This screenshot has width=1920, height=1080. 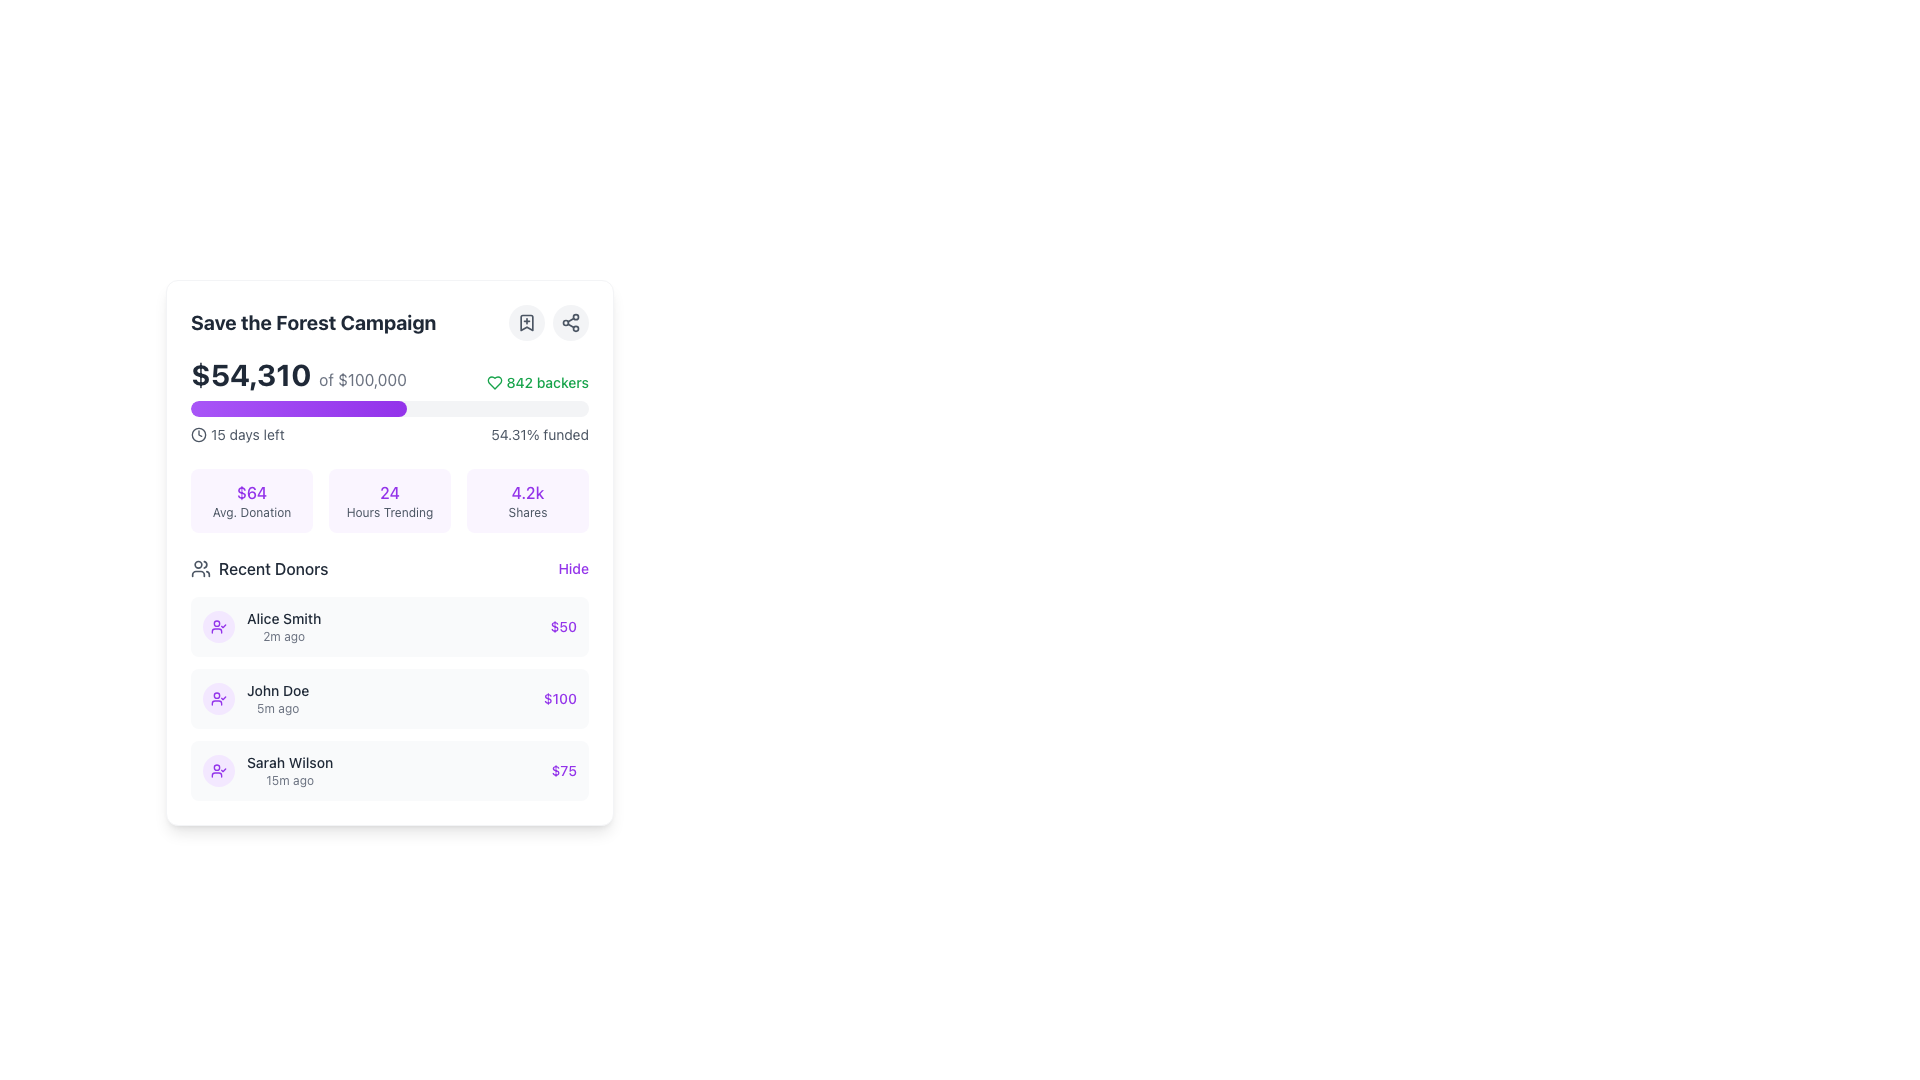 What do you see at coordinates (389, 407) in the screenshot?
I see `the progress indicator bar located below the financial progress text ('$54,310 of $100,000') and above the metadata text ('15 days left' and '54.31% funded')` at bounding box center [389, 407].